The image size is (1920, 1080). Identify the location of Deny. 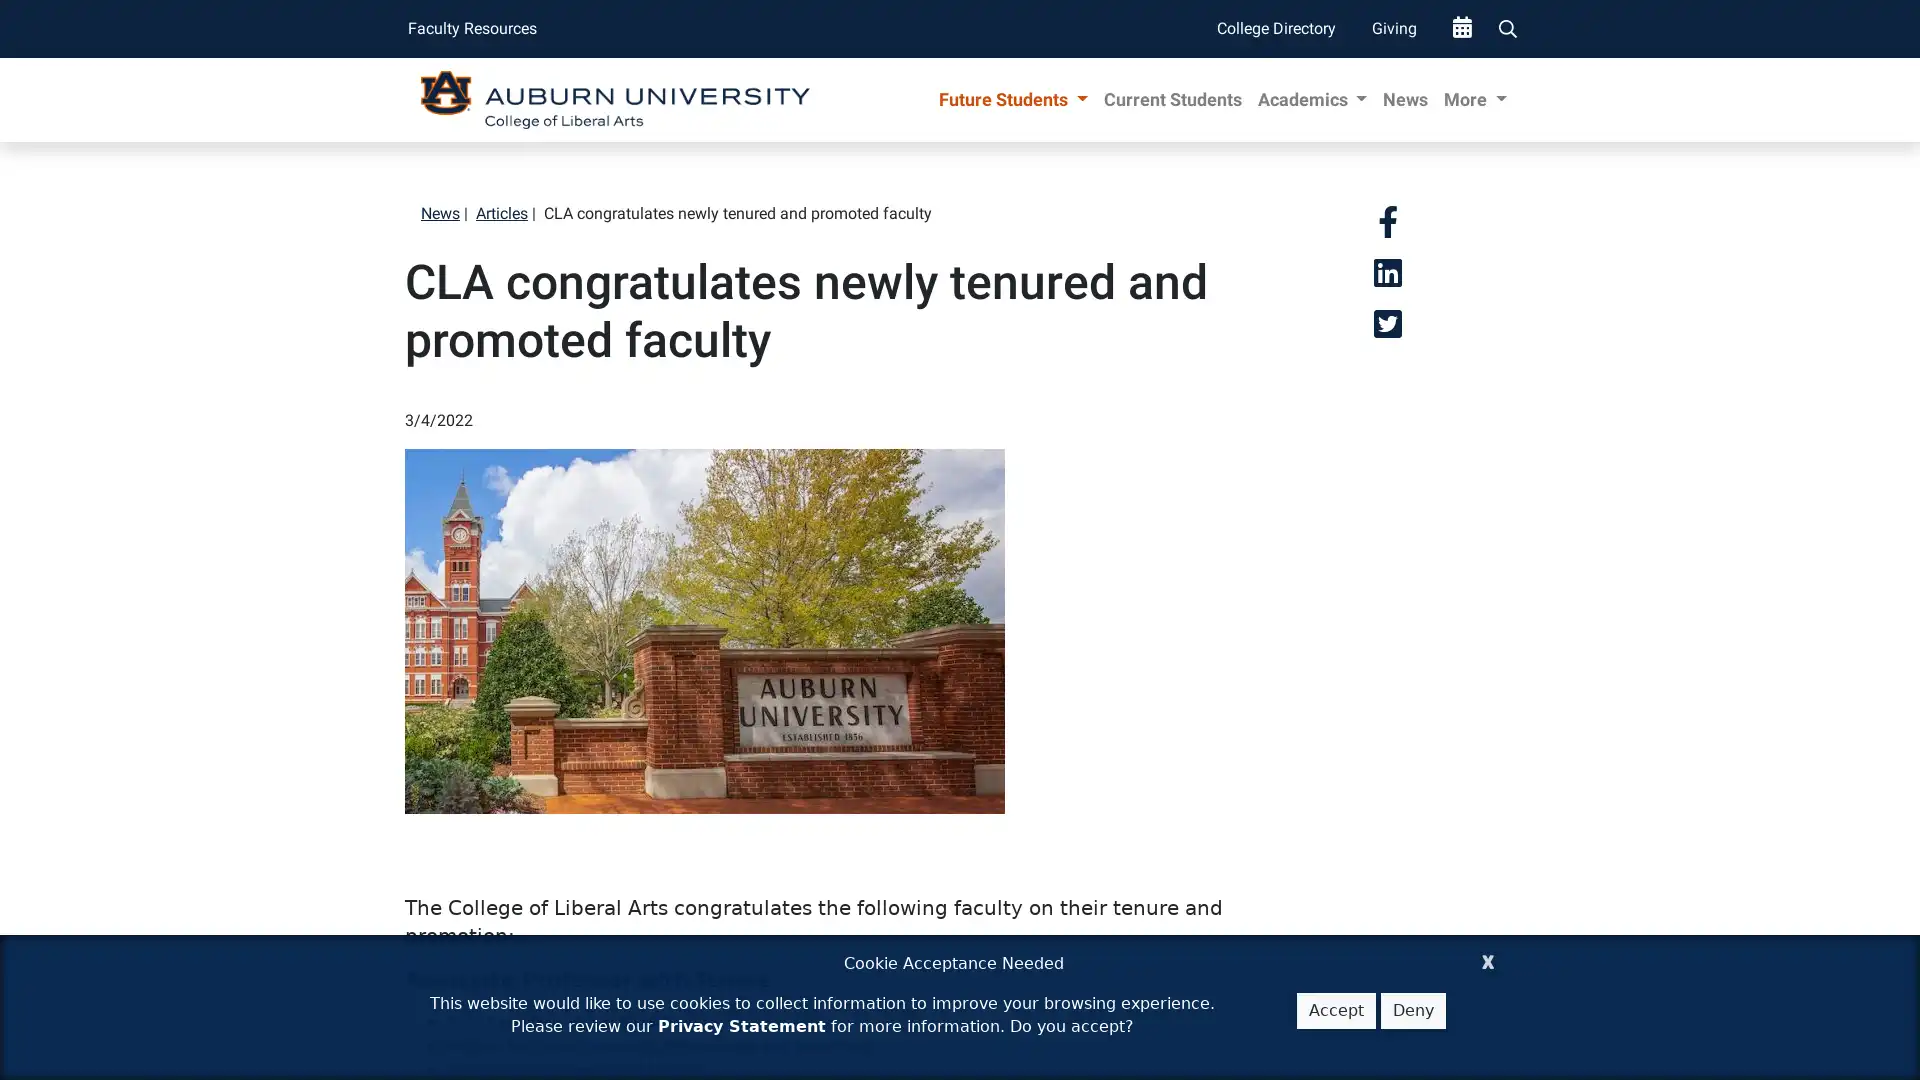
(1412, 1010).